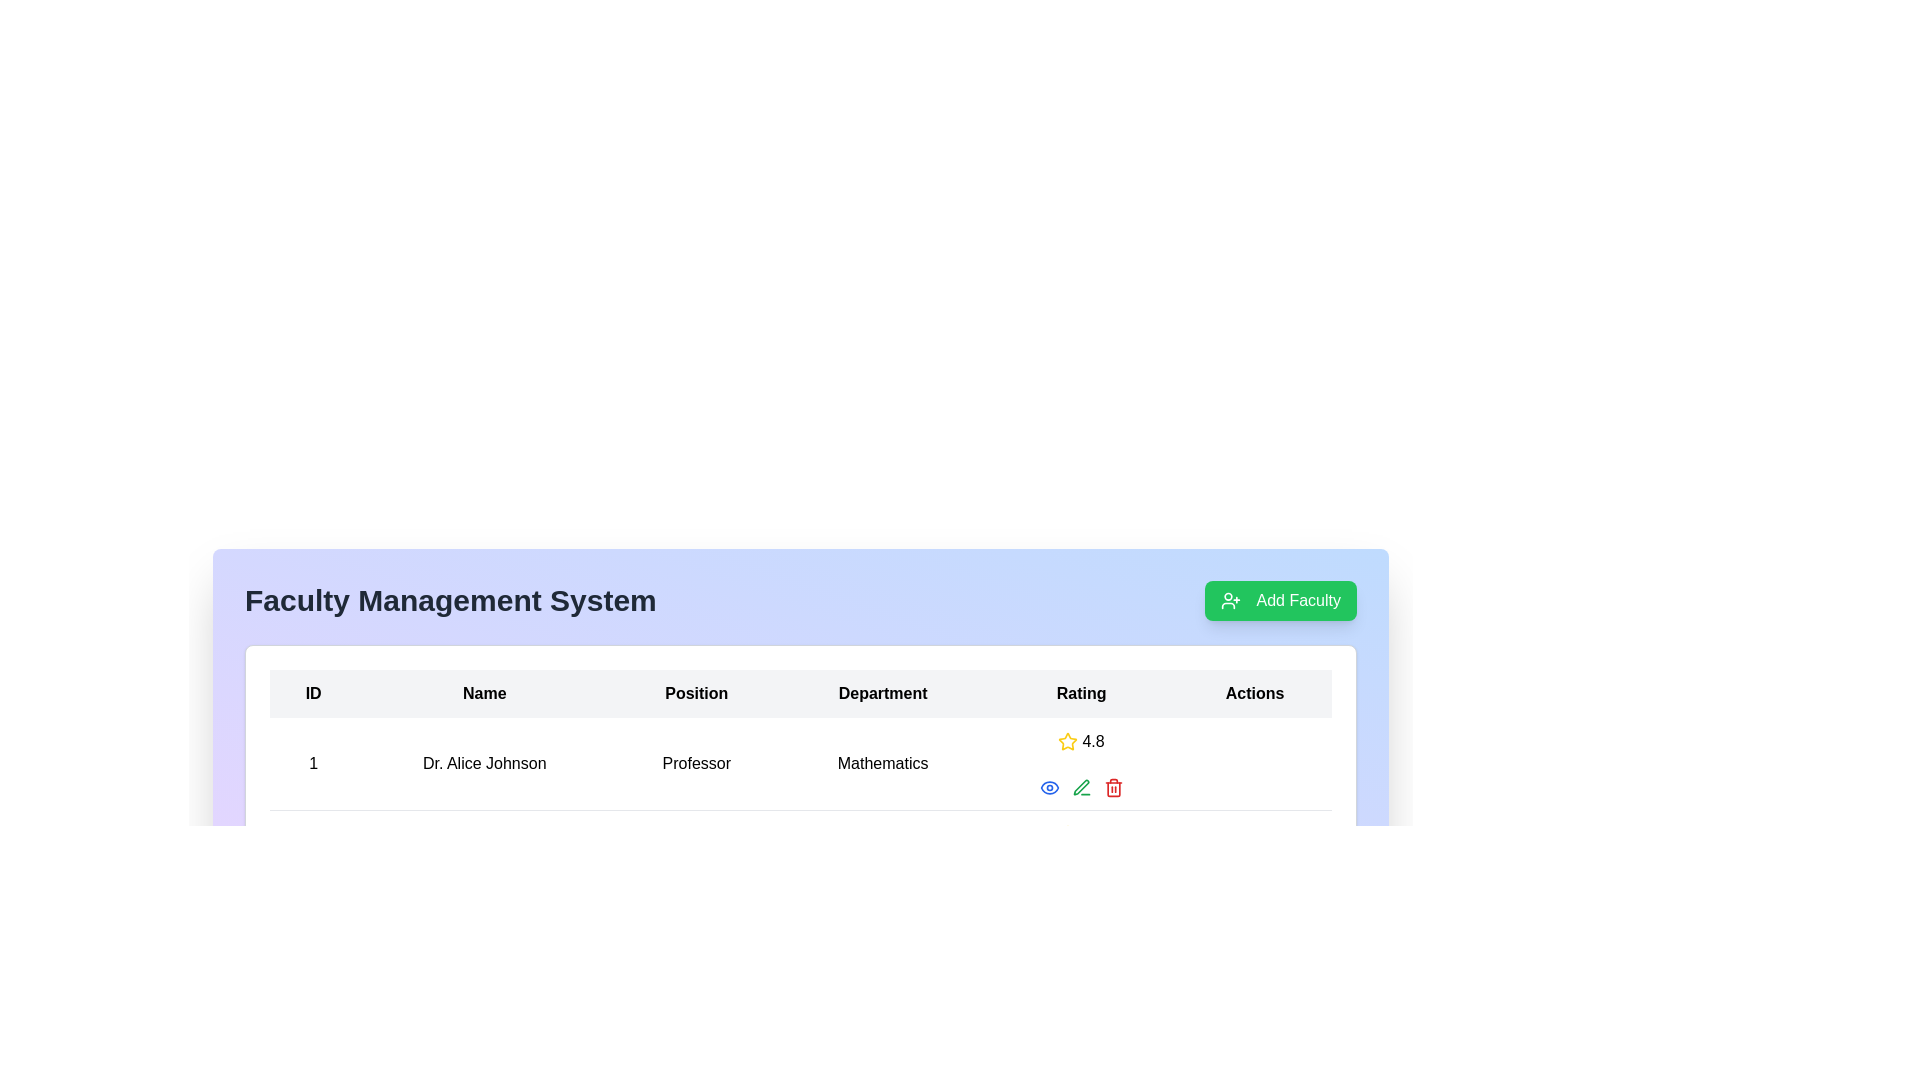 The width and height of the screenshot is (1920, 1080). What do you see at coordinates (484, 693) in the screenshot?
I see `the text of the 'Name' column header in the table, which is the second column header located between 'ID' and 'Position'` at bounding box center [484, 693].